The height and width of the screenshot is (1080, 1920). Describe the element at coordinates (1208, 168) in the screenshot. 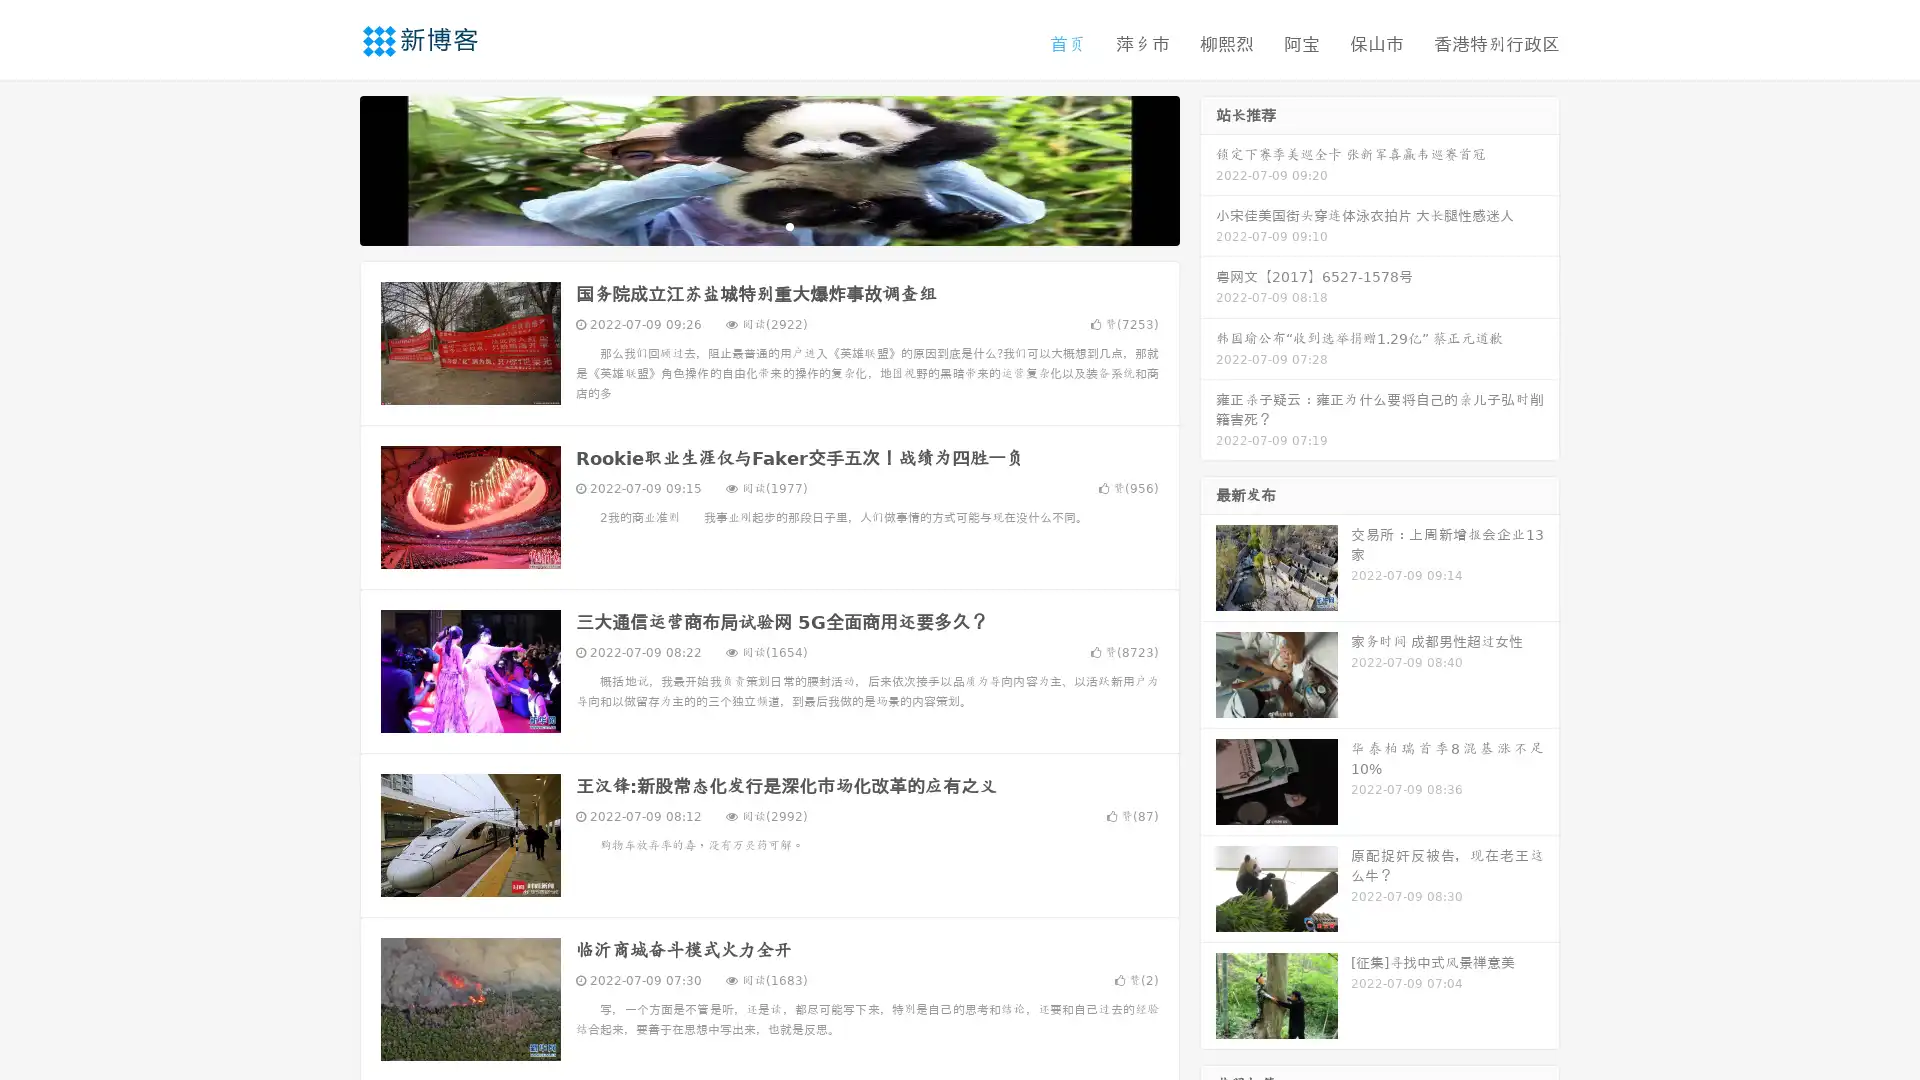

I see `Next slide` at that location.